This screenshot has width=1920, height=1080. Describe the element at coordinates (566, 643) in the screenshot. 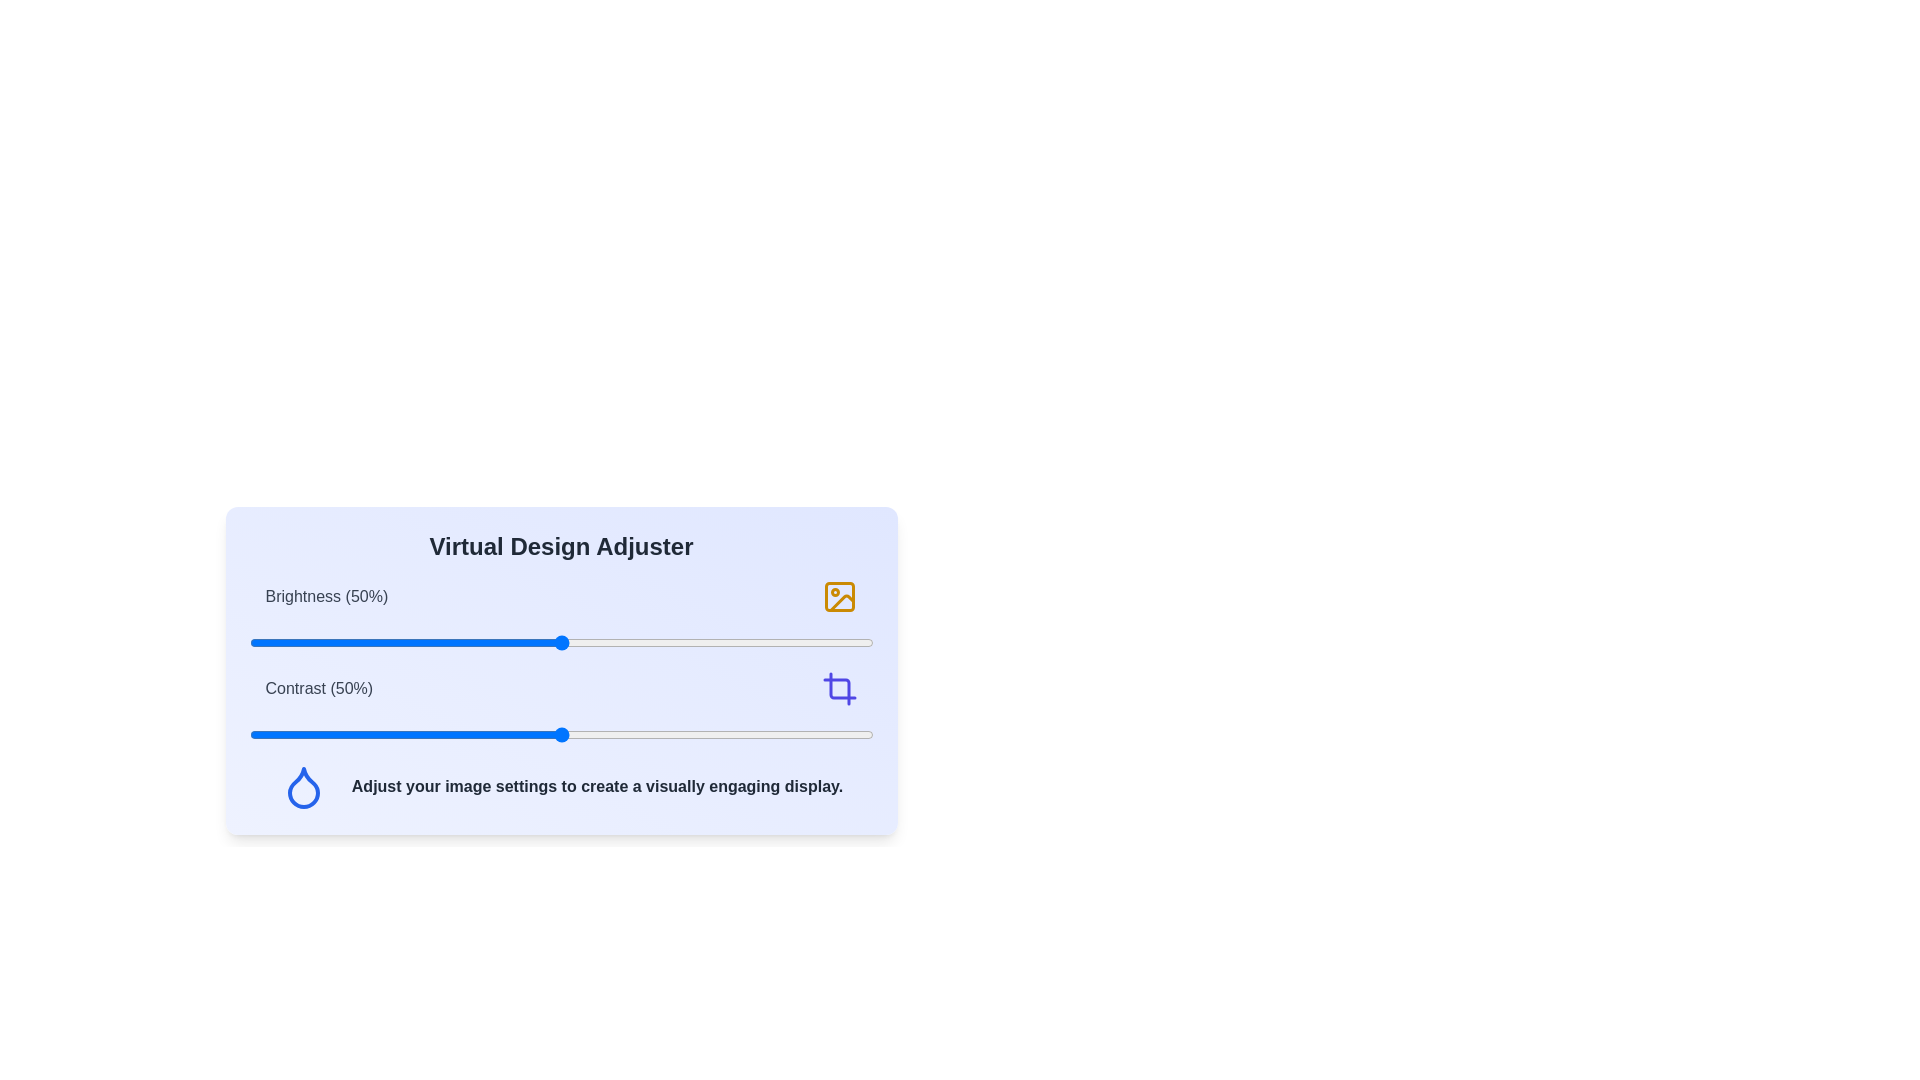

I see `the brightness slider to 51%` at that location.